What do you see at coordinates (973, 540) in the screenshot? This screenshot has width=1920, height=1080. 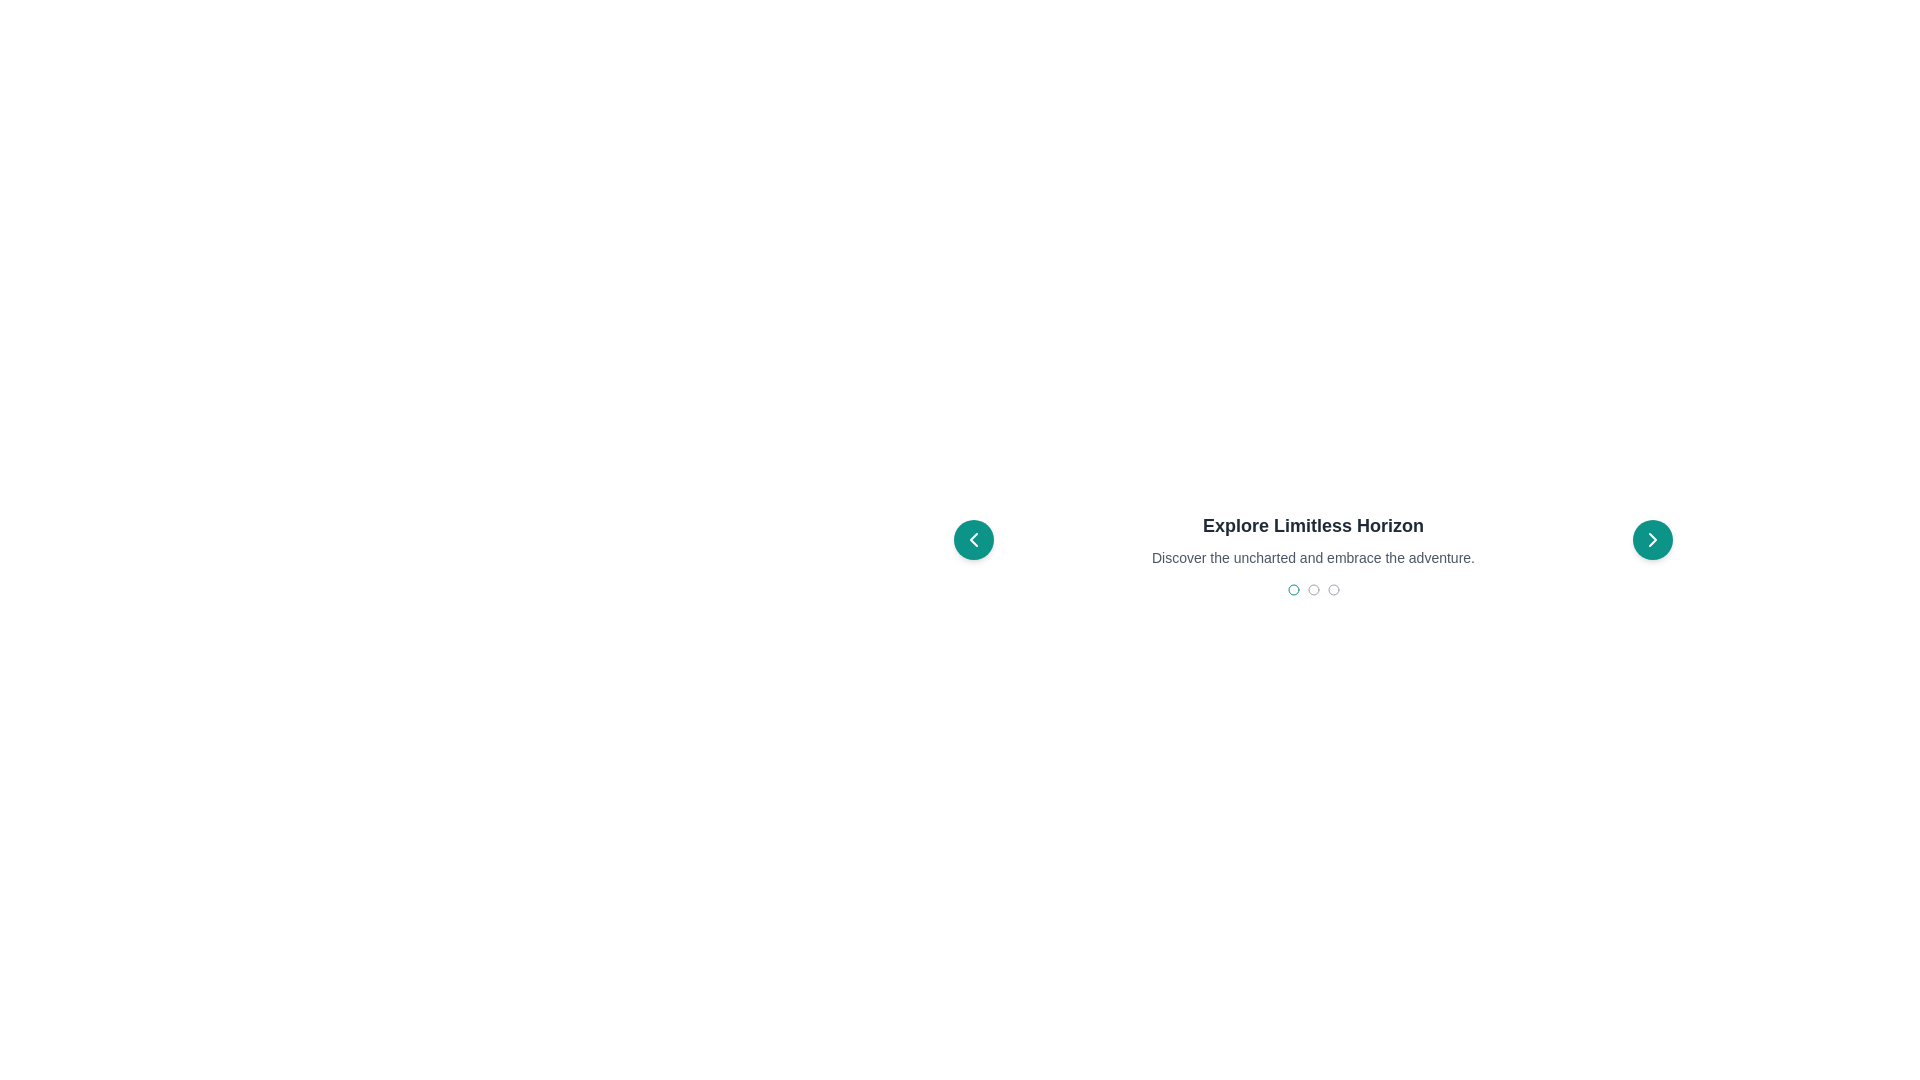 I see `the circular teal button with a white left-pointing chevron symbol` at bounding box center [973, 540].